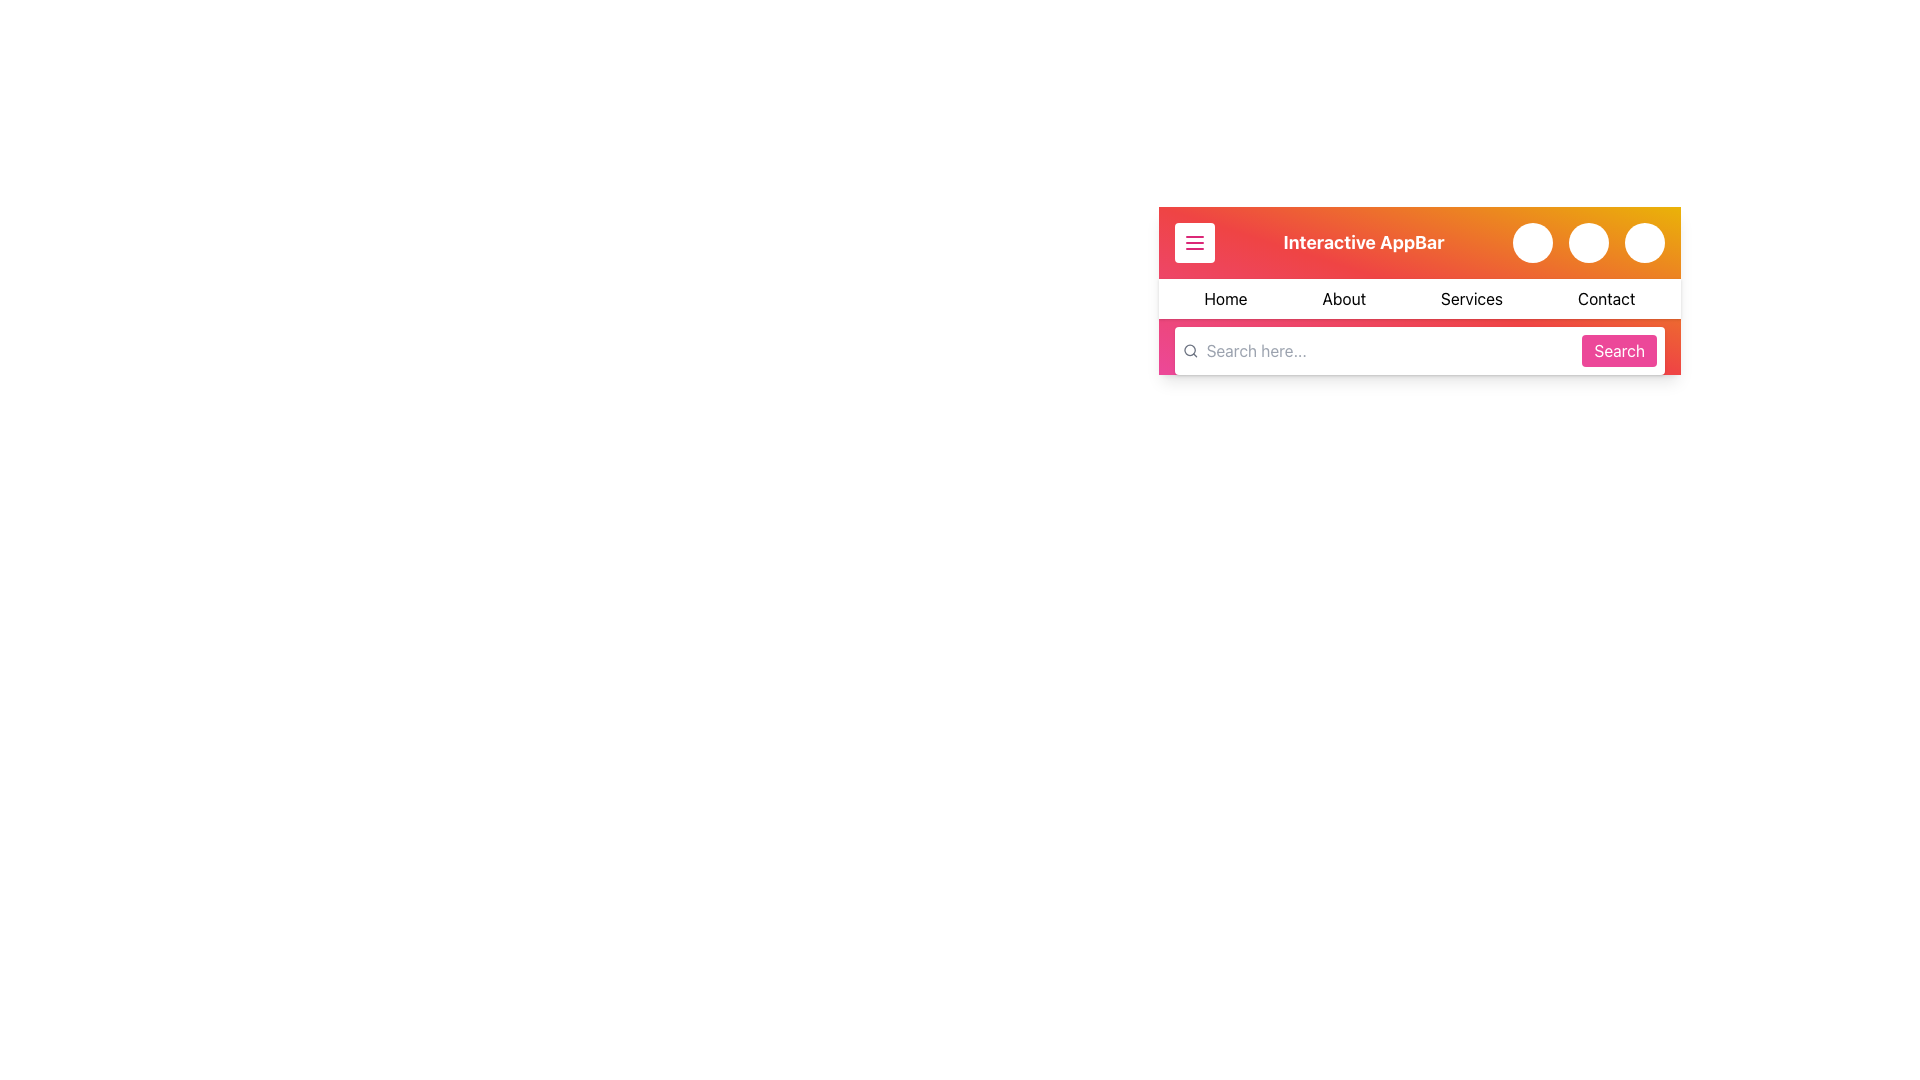 The image size is (1920, 1080). Describe the element at coordinates (1195, 242) in the screenshot. I see `the rectangular button with a pink hamburger menu icon on the left side of the navigation bar` at that location.